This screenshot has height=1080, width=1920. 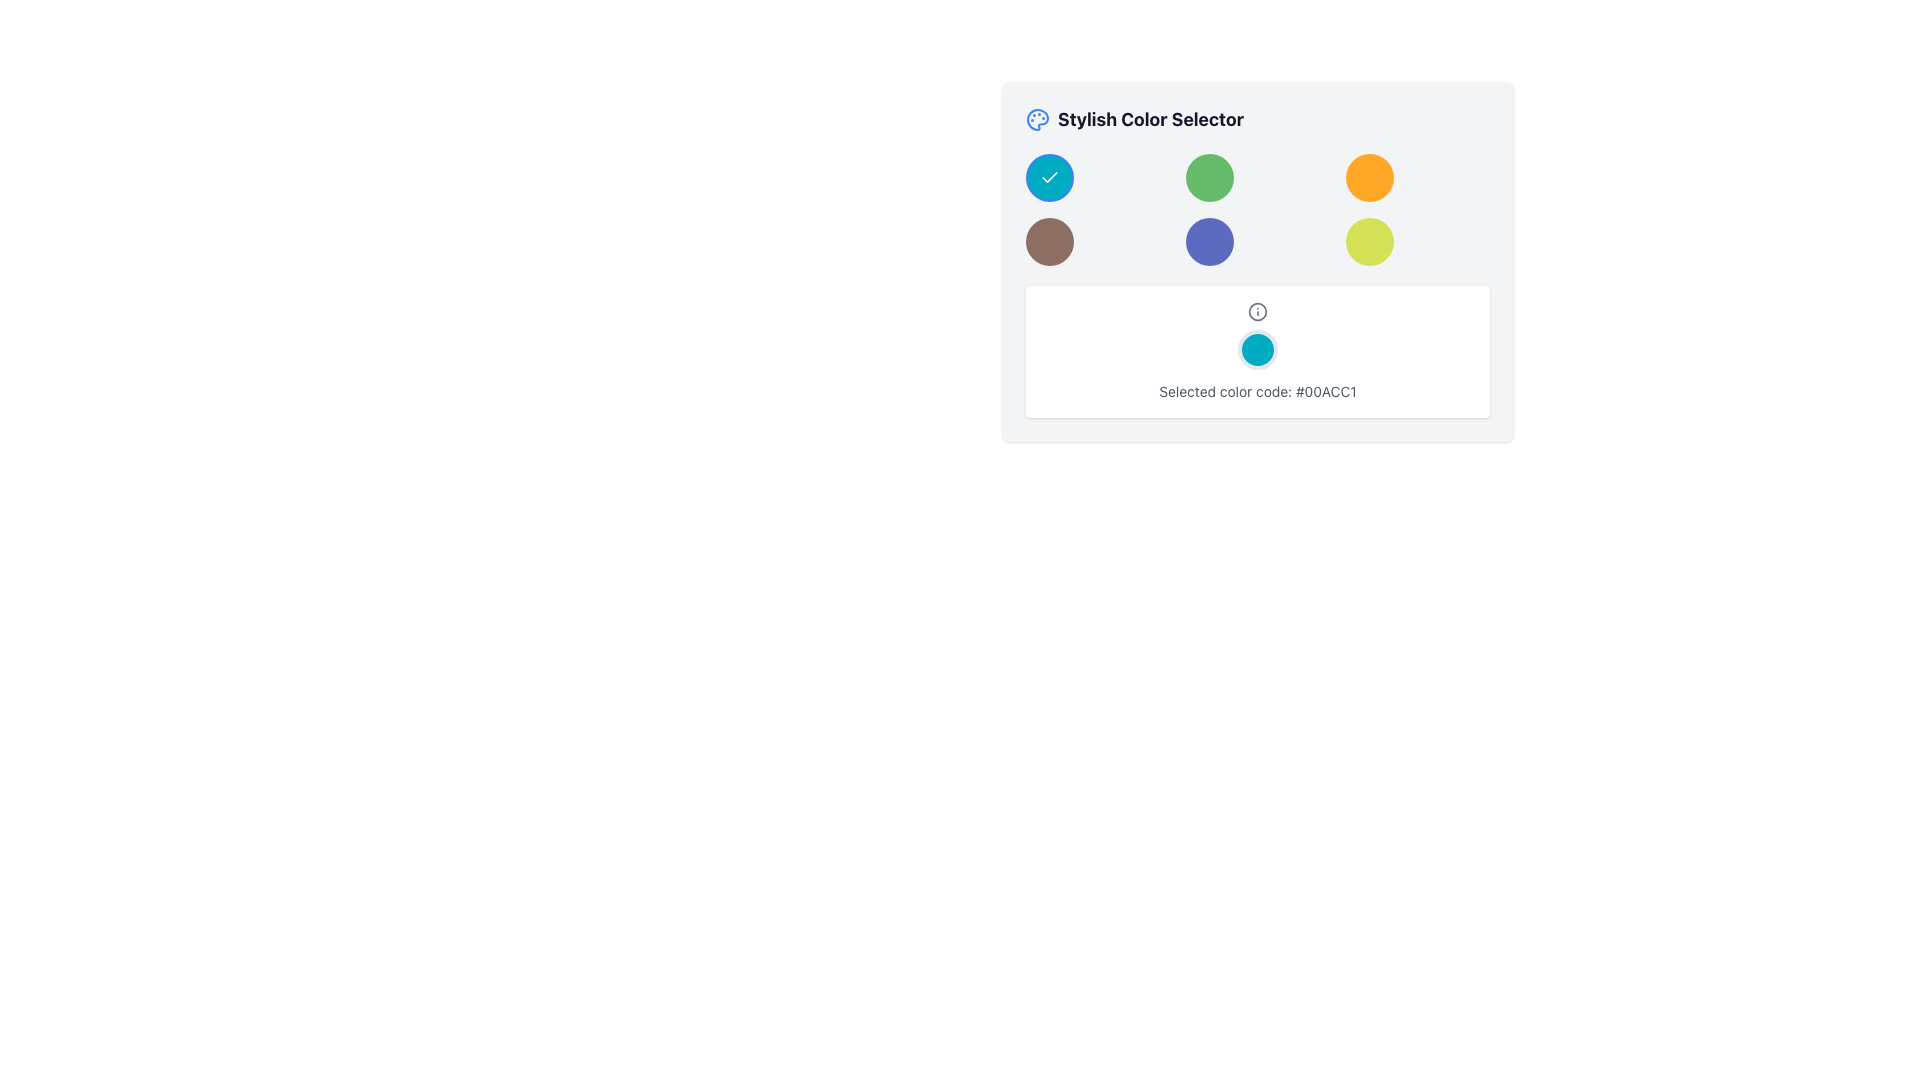 I want to click on the fifth button in a 3x3 grid layout located in the upper right section, so click(x=1368, y=176).